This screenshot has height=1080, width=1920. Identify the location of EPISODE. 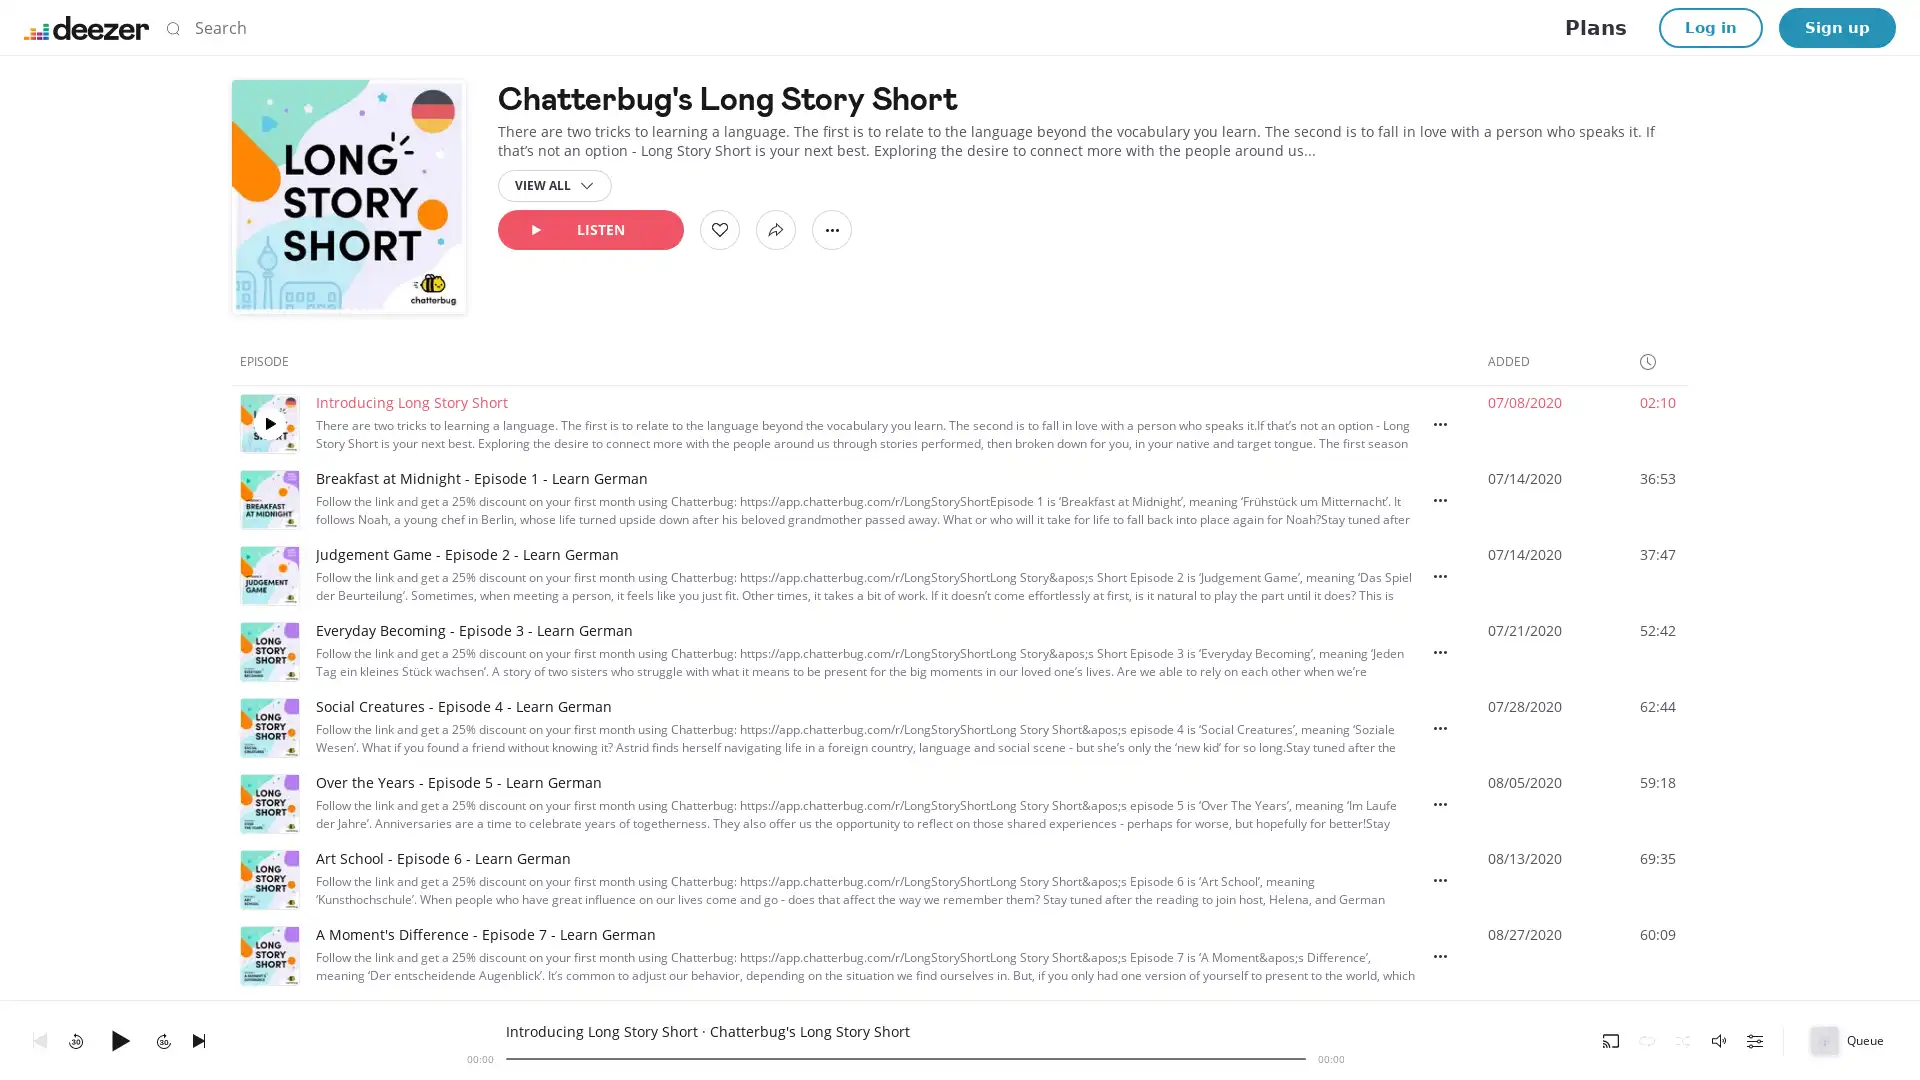
(272, 361).